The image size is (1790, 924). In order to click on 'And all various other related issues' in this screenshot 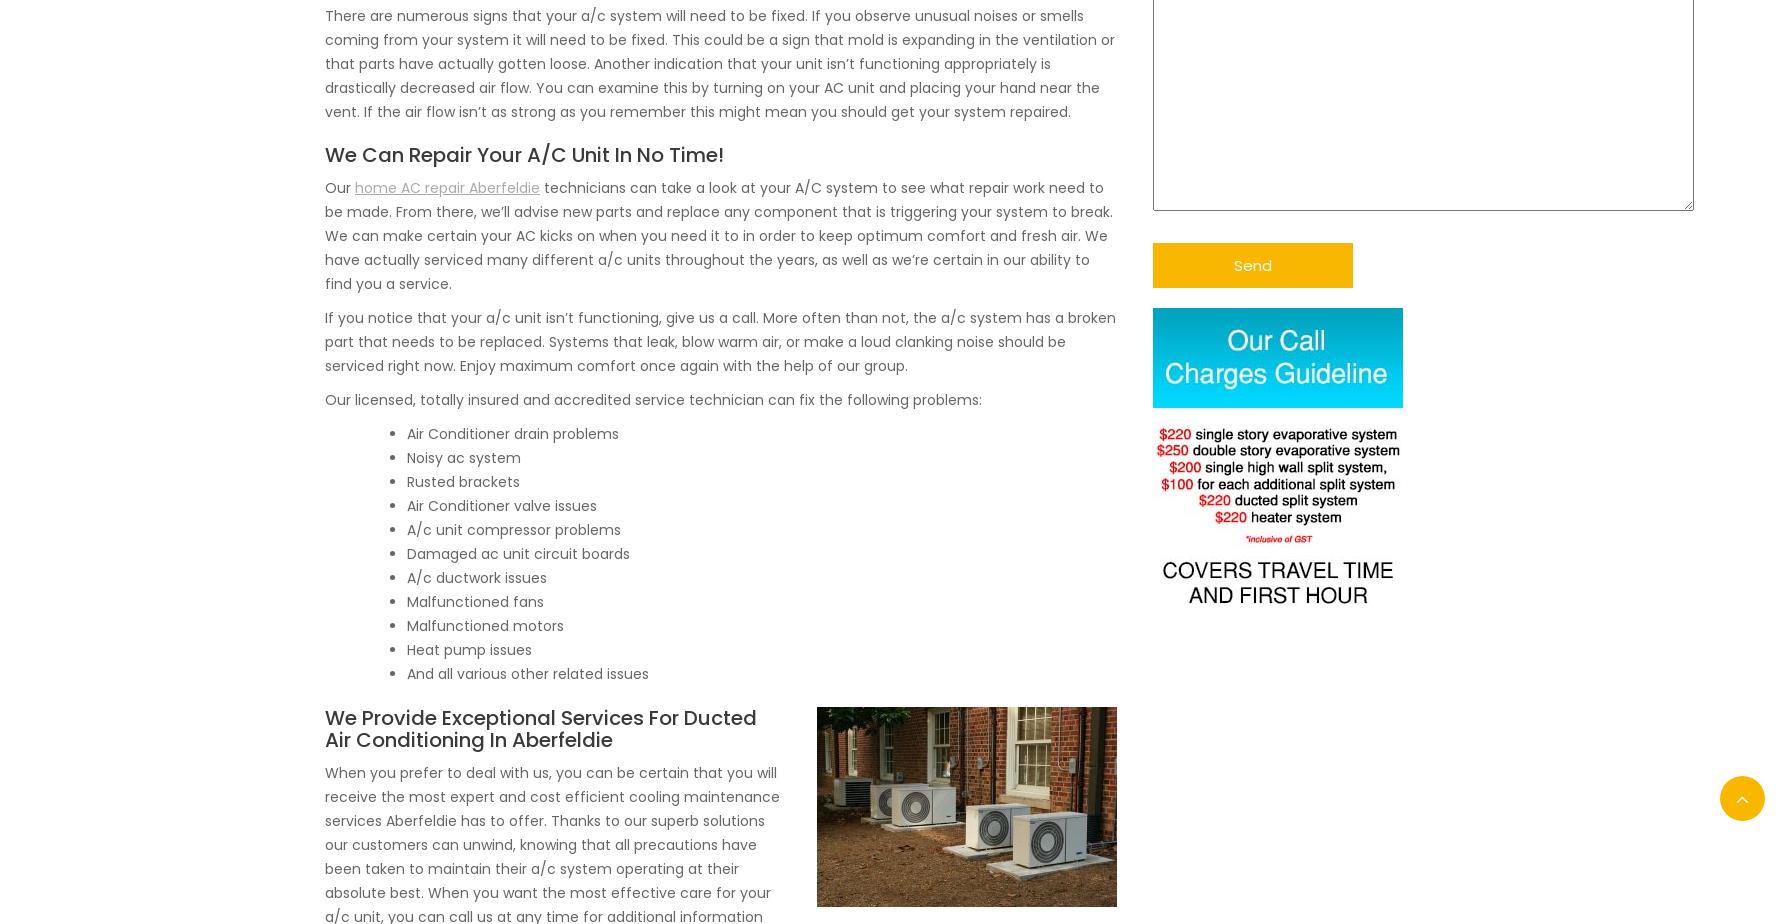, I will do `click(527, 673)`.